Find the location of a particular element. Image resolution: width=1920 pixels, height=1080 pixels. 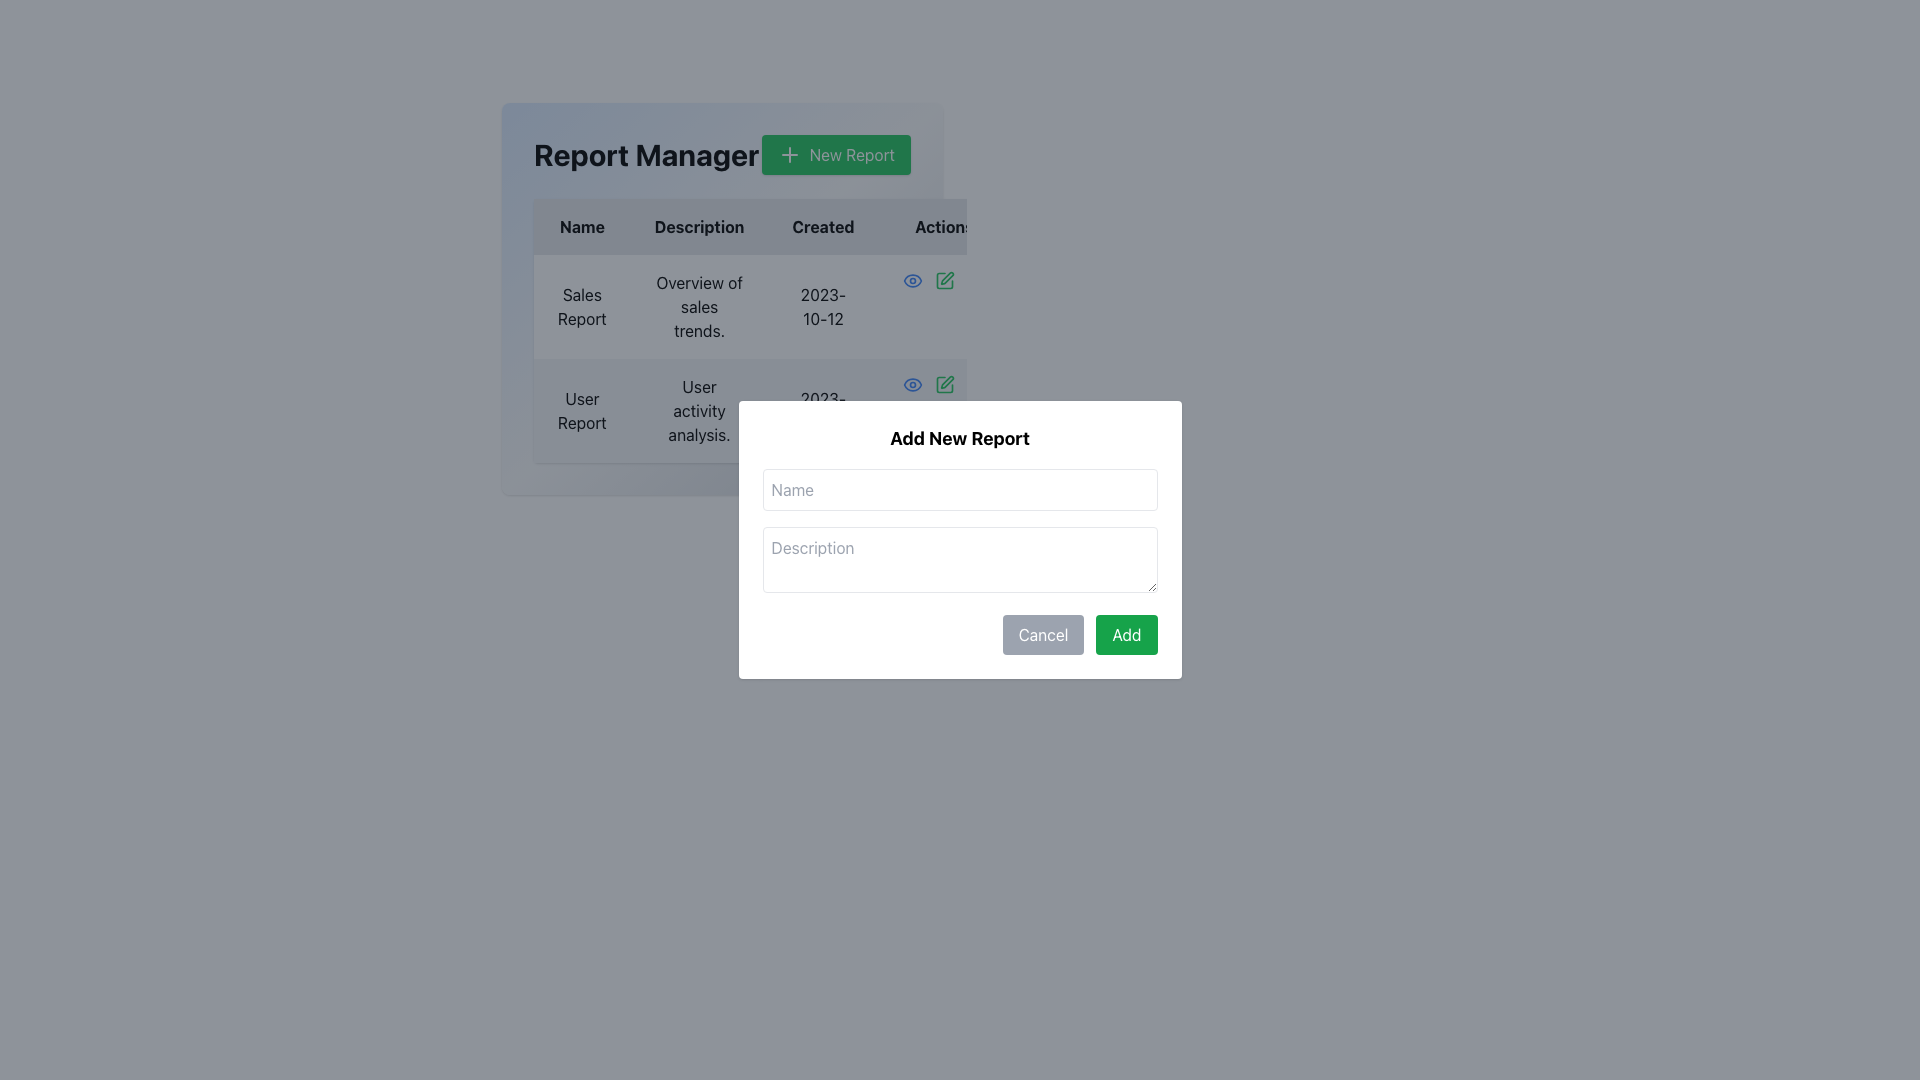

the first Icon button in the 'Actions' column of the 'Report Manager' interface is located at coordinates (911, 385).